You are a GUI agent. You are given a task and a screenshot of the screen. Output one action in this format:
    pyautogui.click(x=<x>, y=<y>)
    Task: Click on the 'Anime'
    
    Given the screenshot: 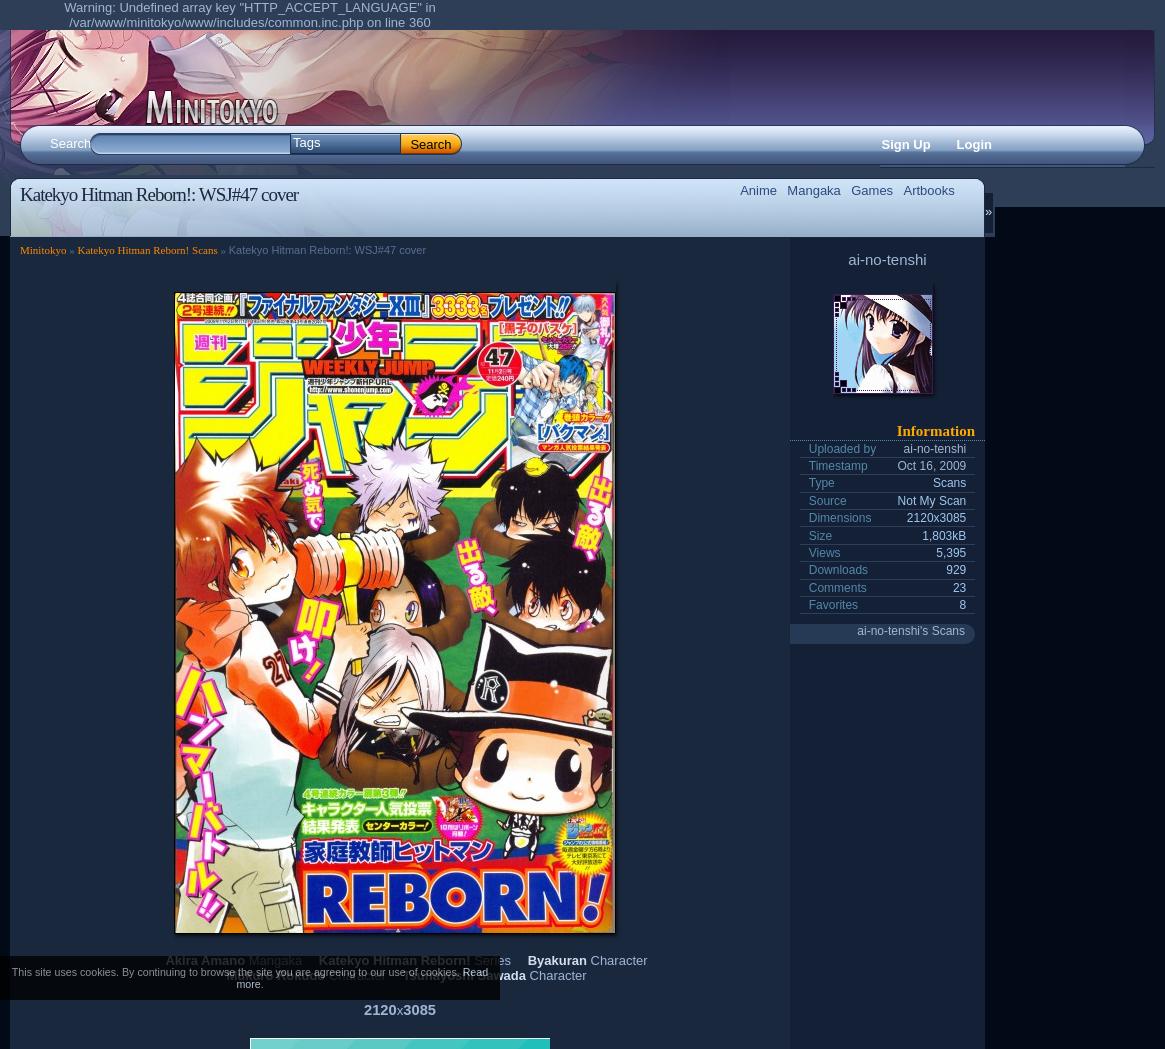 What is the action you would take?
    pyautogui.click(x=739, y=189)
    